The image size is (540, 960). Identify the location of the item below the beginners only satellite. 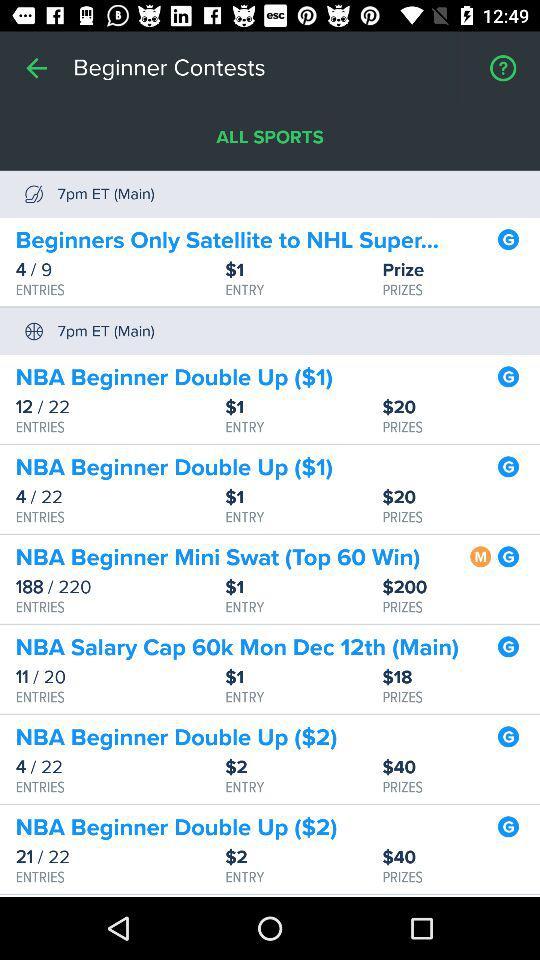
(461, 269).